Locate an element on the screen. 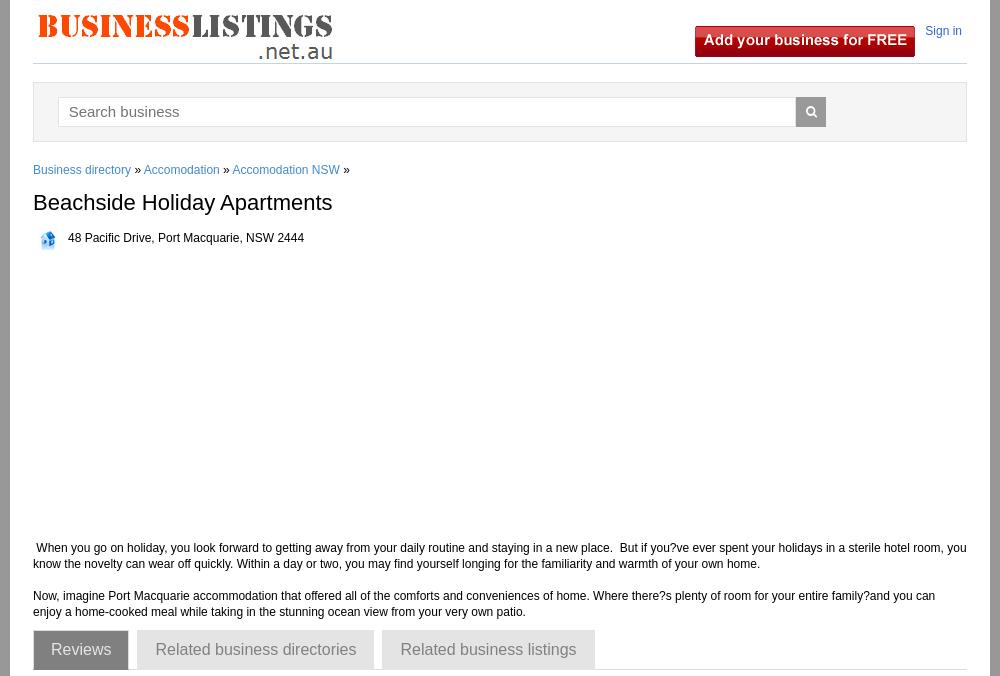 The height and width of the screenshot is (676, 1000). 'Reviews' is located at coordinates (51, 649).